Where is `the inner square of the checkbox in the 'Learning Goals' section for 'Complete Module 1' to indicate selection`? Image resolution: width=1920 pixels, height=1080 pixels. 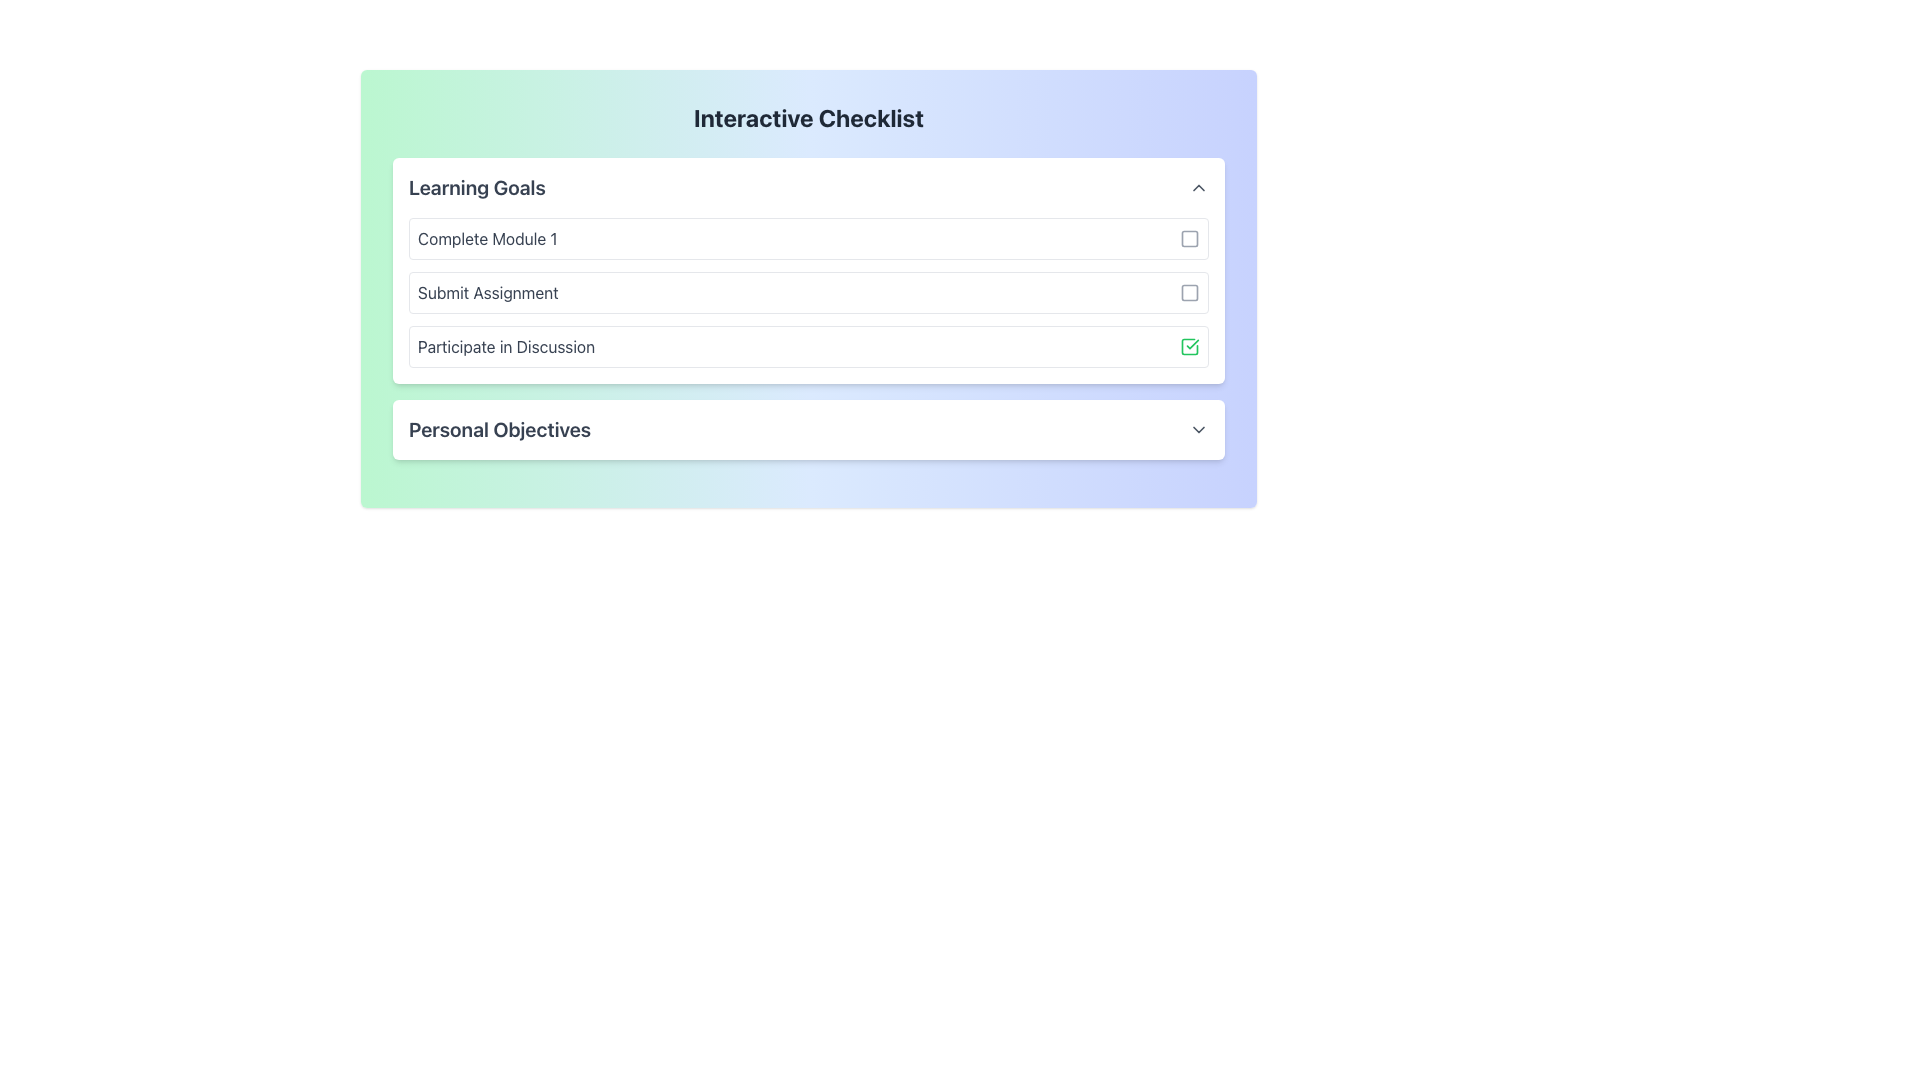
the inner square of the checkbox in the 'Learning Goals' section for 'Complete Module 1' to indicate selection is located at coordinates (1190, 238).